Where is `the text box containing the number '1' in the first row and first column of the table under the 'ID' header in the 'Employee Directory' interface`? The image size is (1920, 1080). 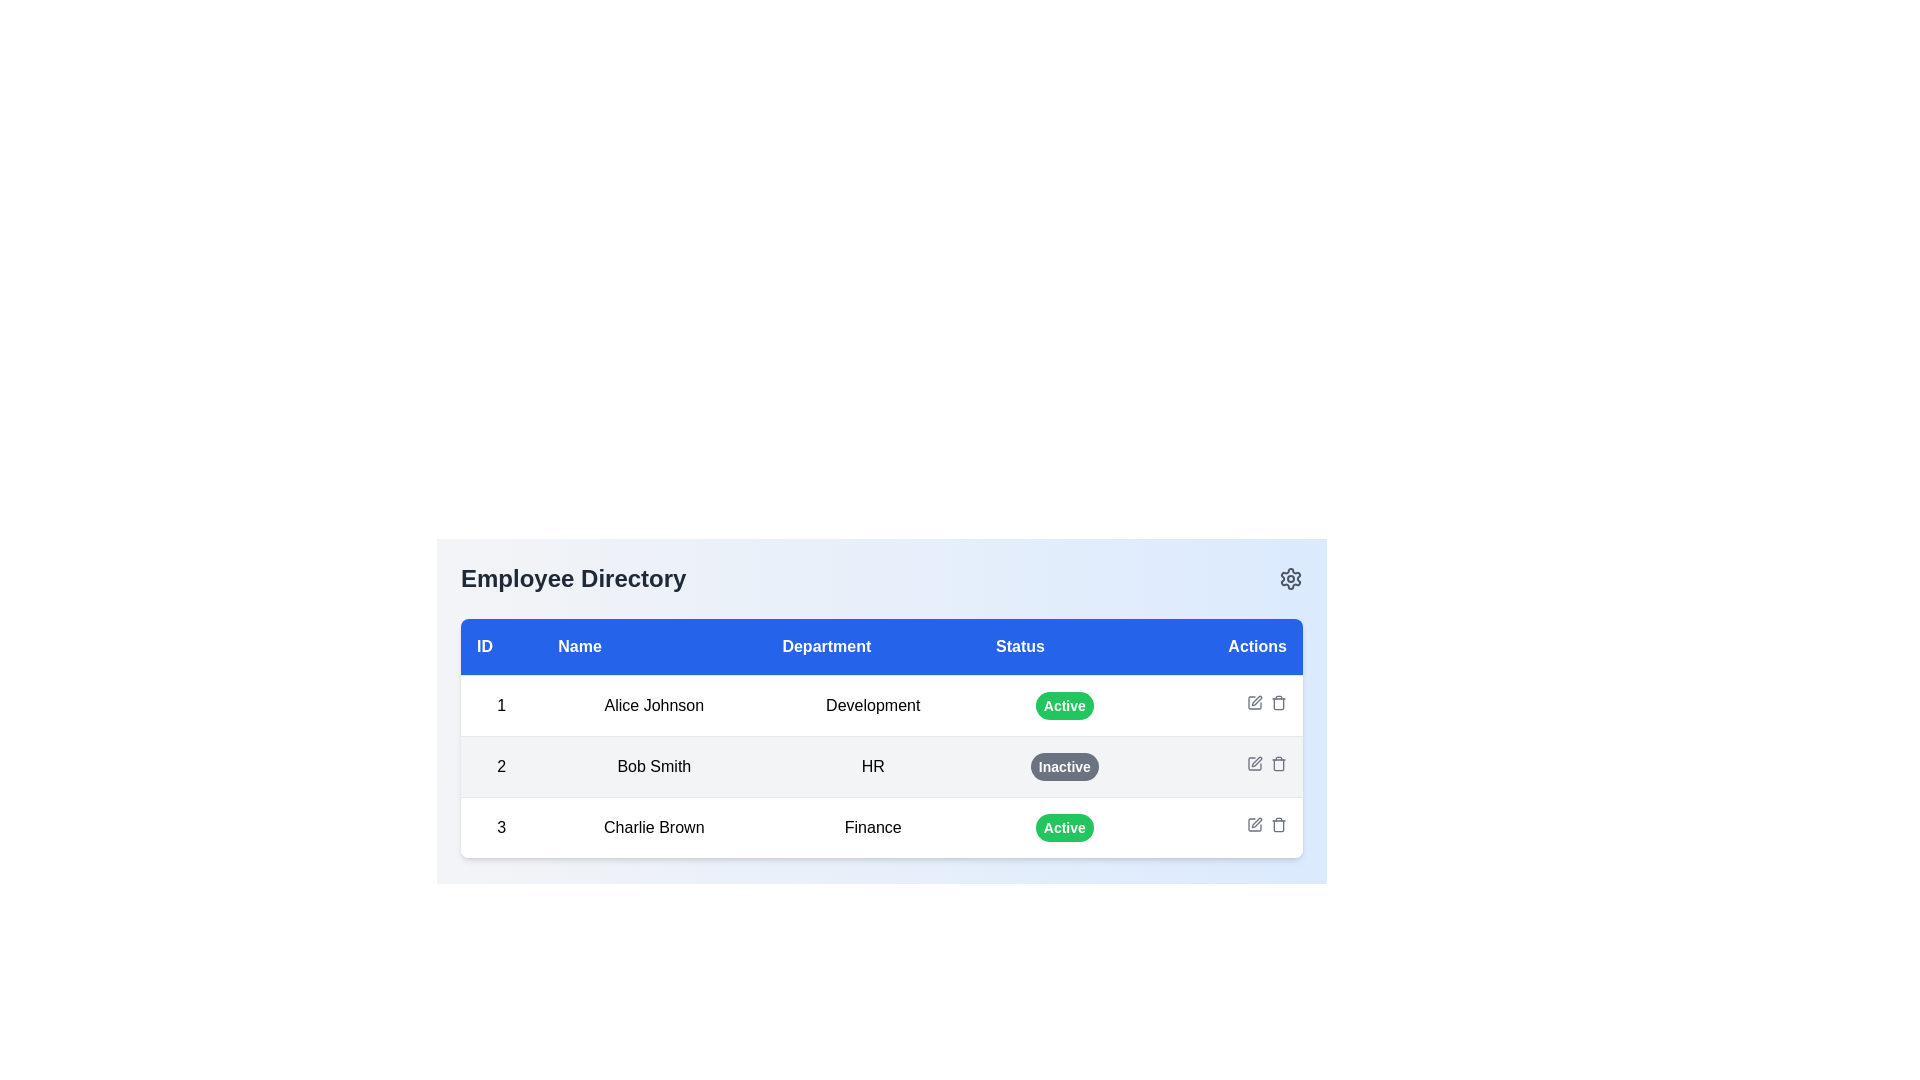
the text box containing the number '1' in the first row and first column of the table under the 'ID' header in the 'Employee Directory' interface is located at coordinates (501, 704).